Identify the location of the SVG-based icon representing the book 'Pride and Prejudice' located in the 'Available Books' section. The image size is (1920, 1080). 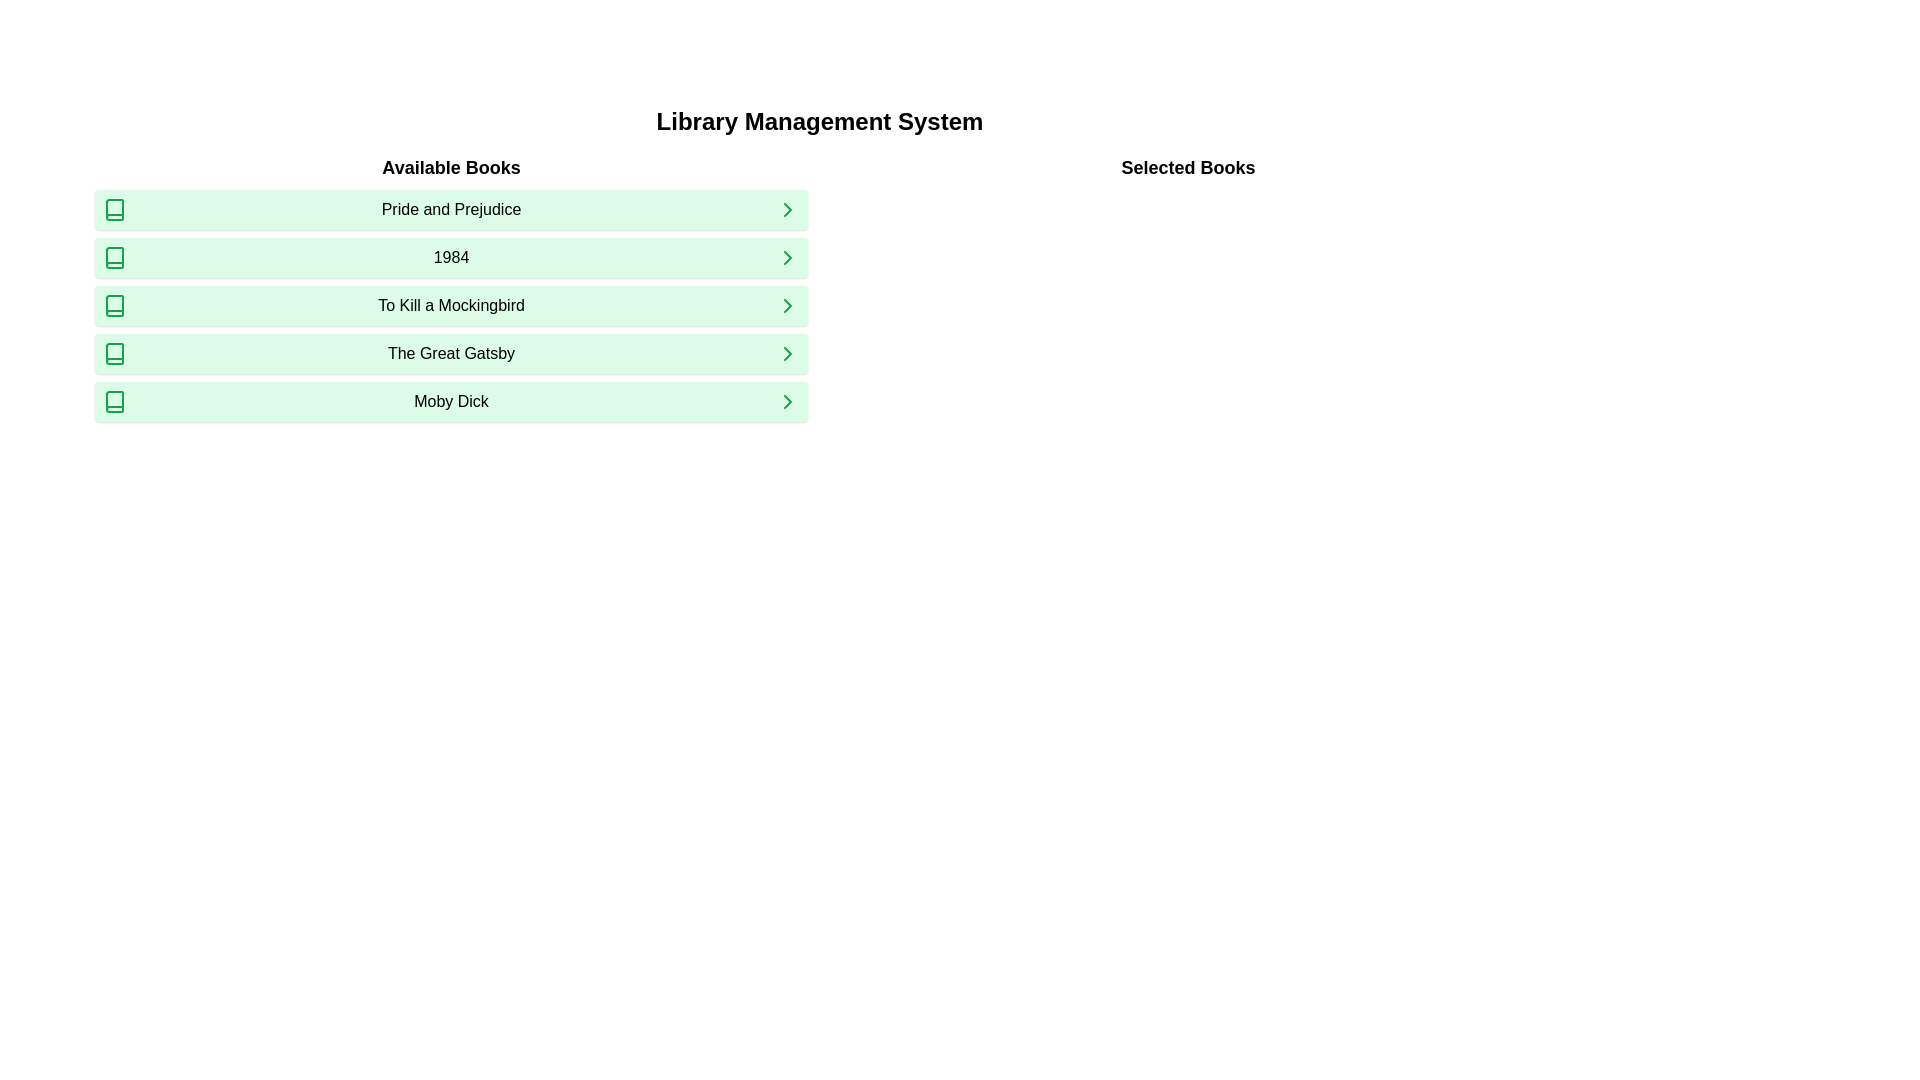
(114, 209).